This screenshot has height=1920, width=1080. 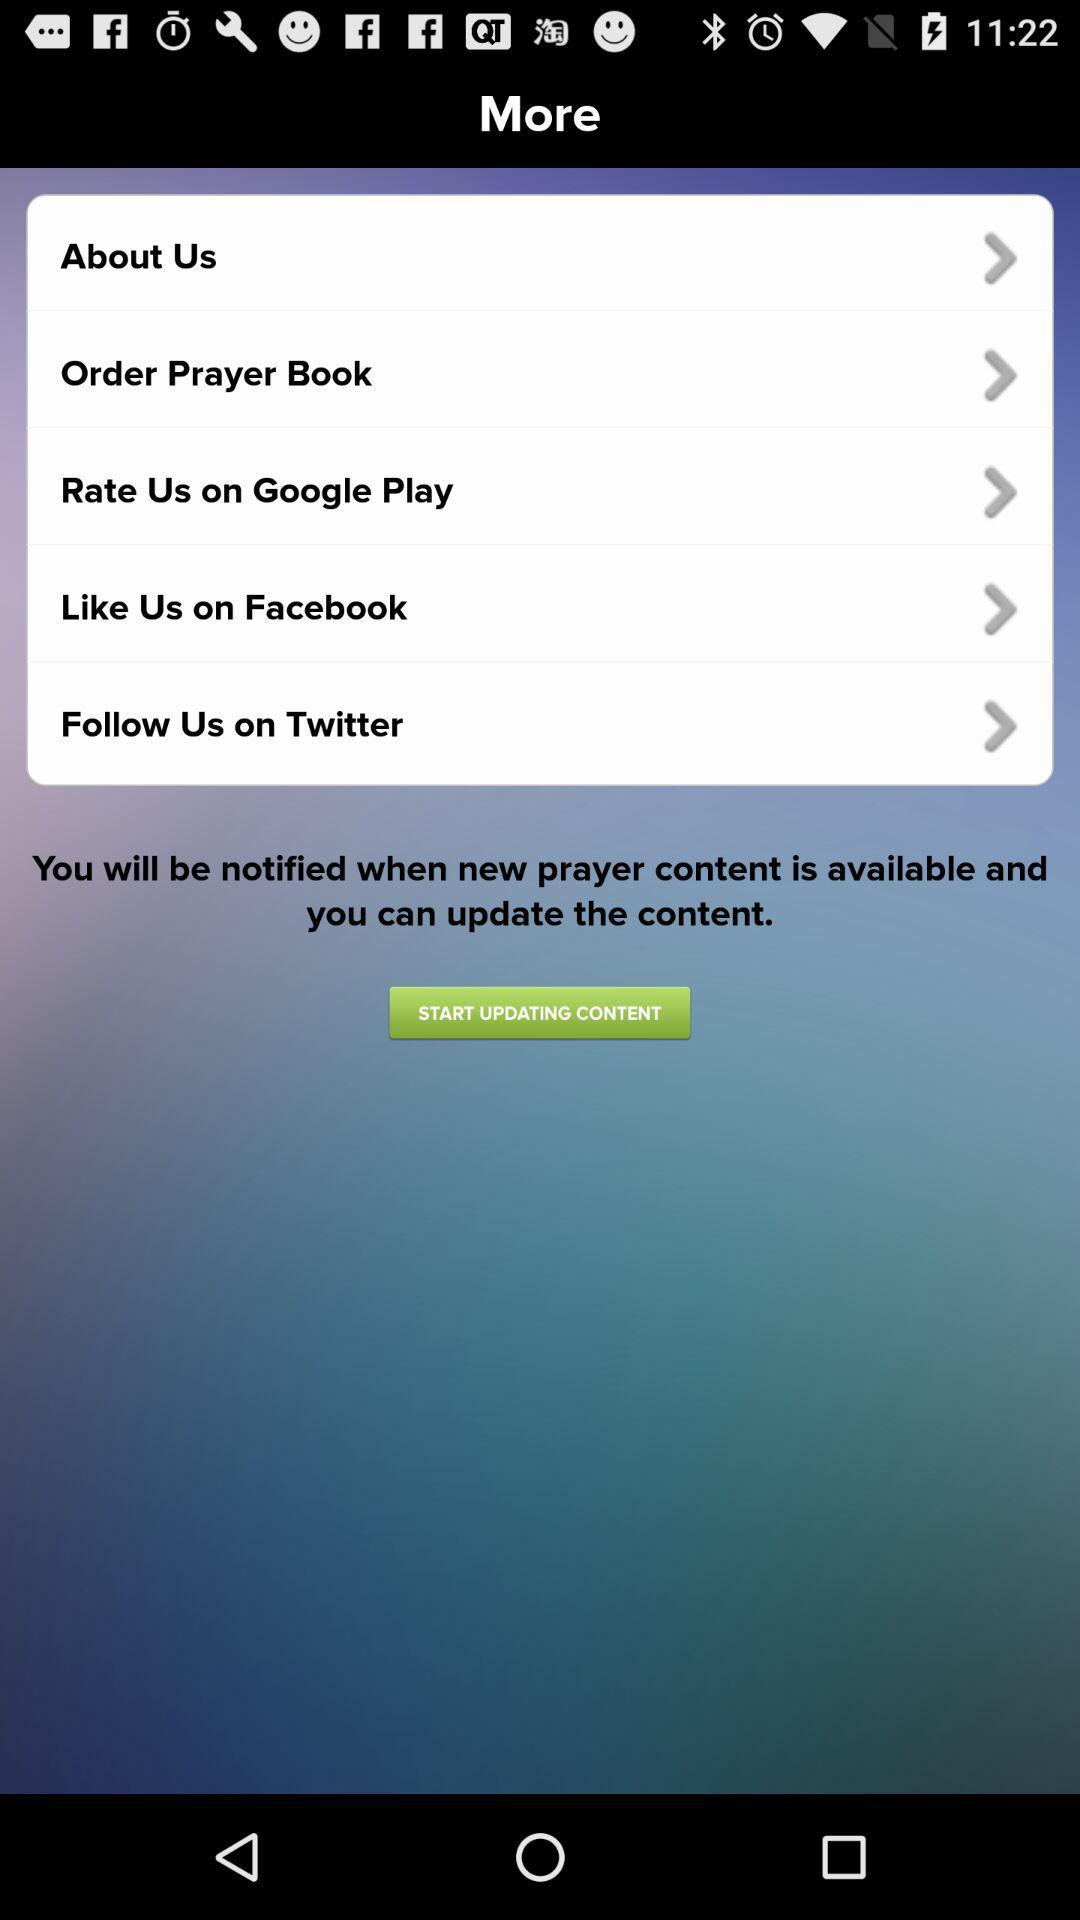 I want to click on the app below the you will be icon, so click(x=538, y=1012).